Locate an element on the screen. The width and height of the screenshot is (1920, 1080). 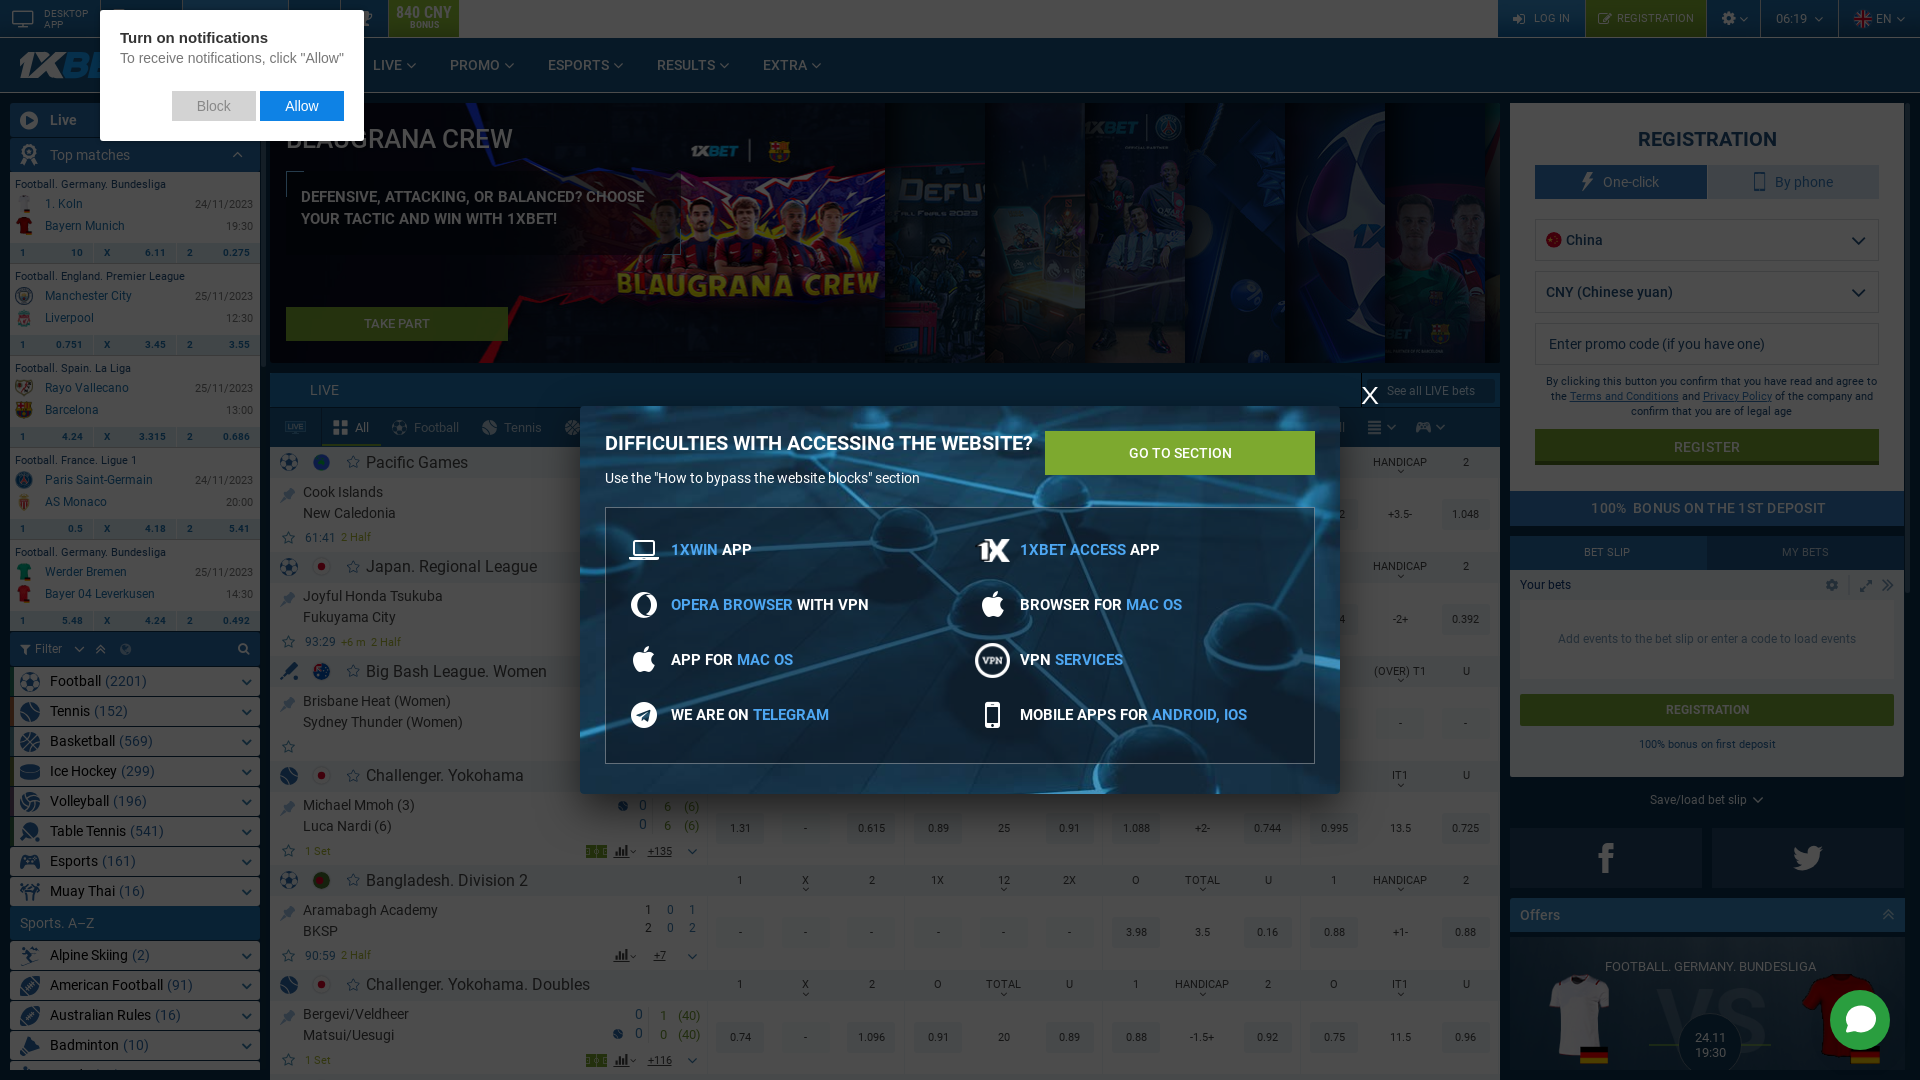
'Pacific Games' is located at coordinates (416, 461).